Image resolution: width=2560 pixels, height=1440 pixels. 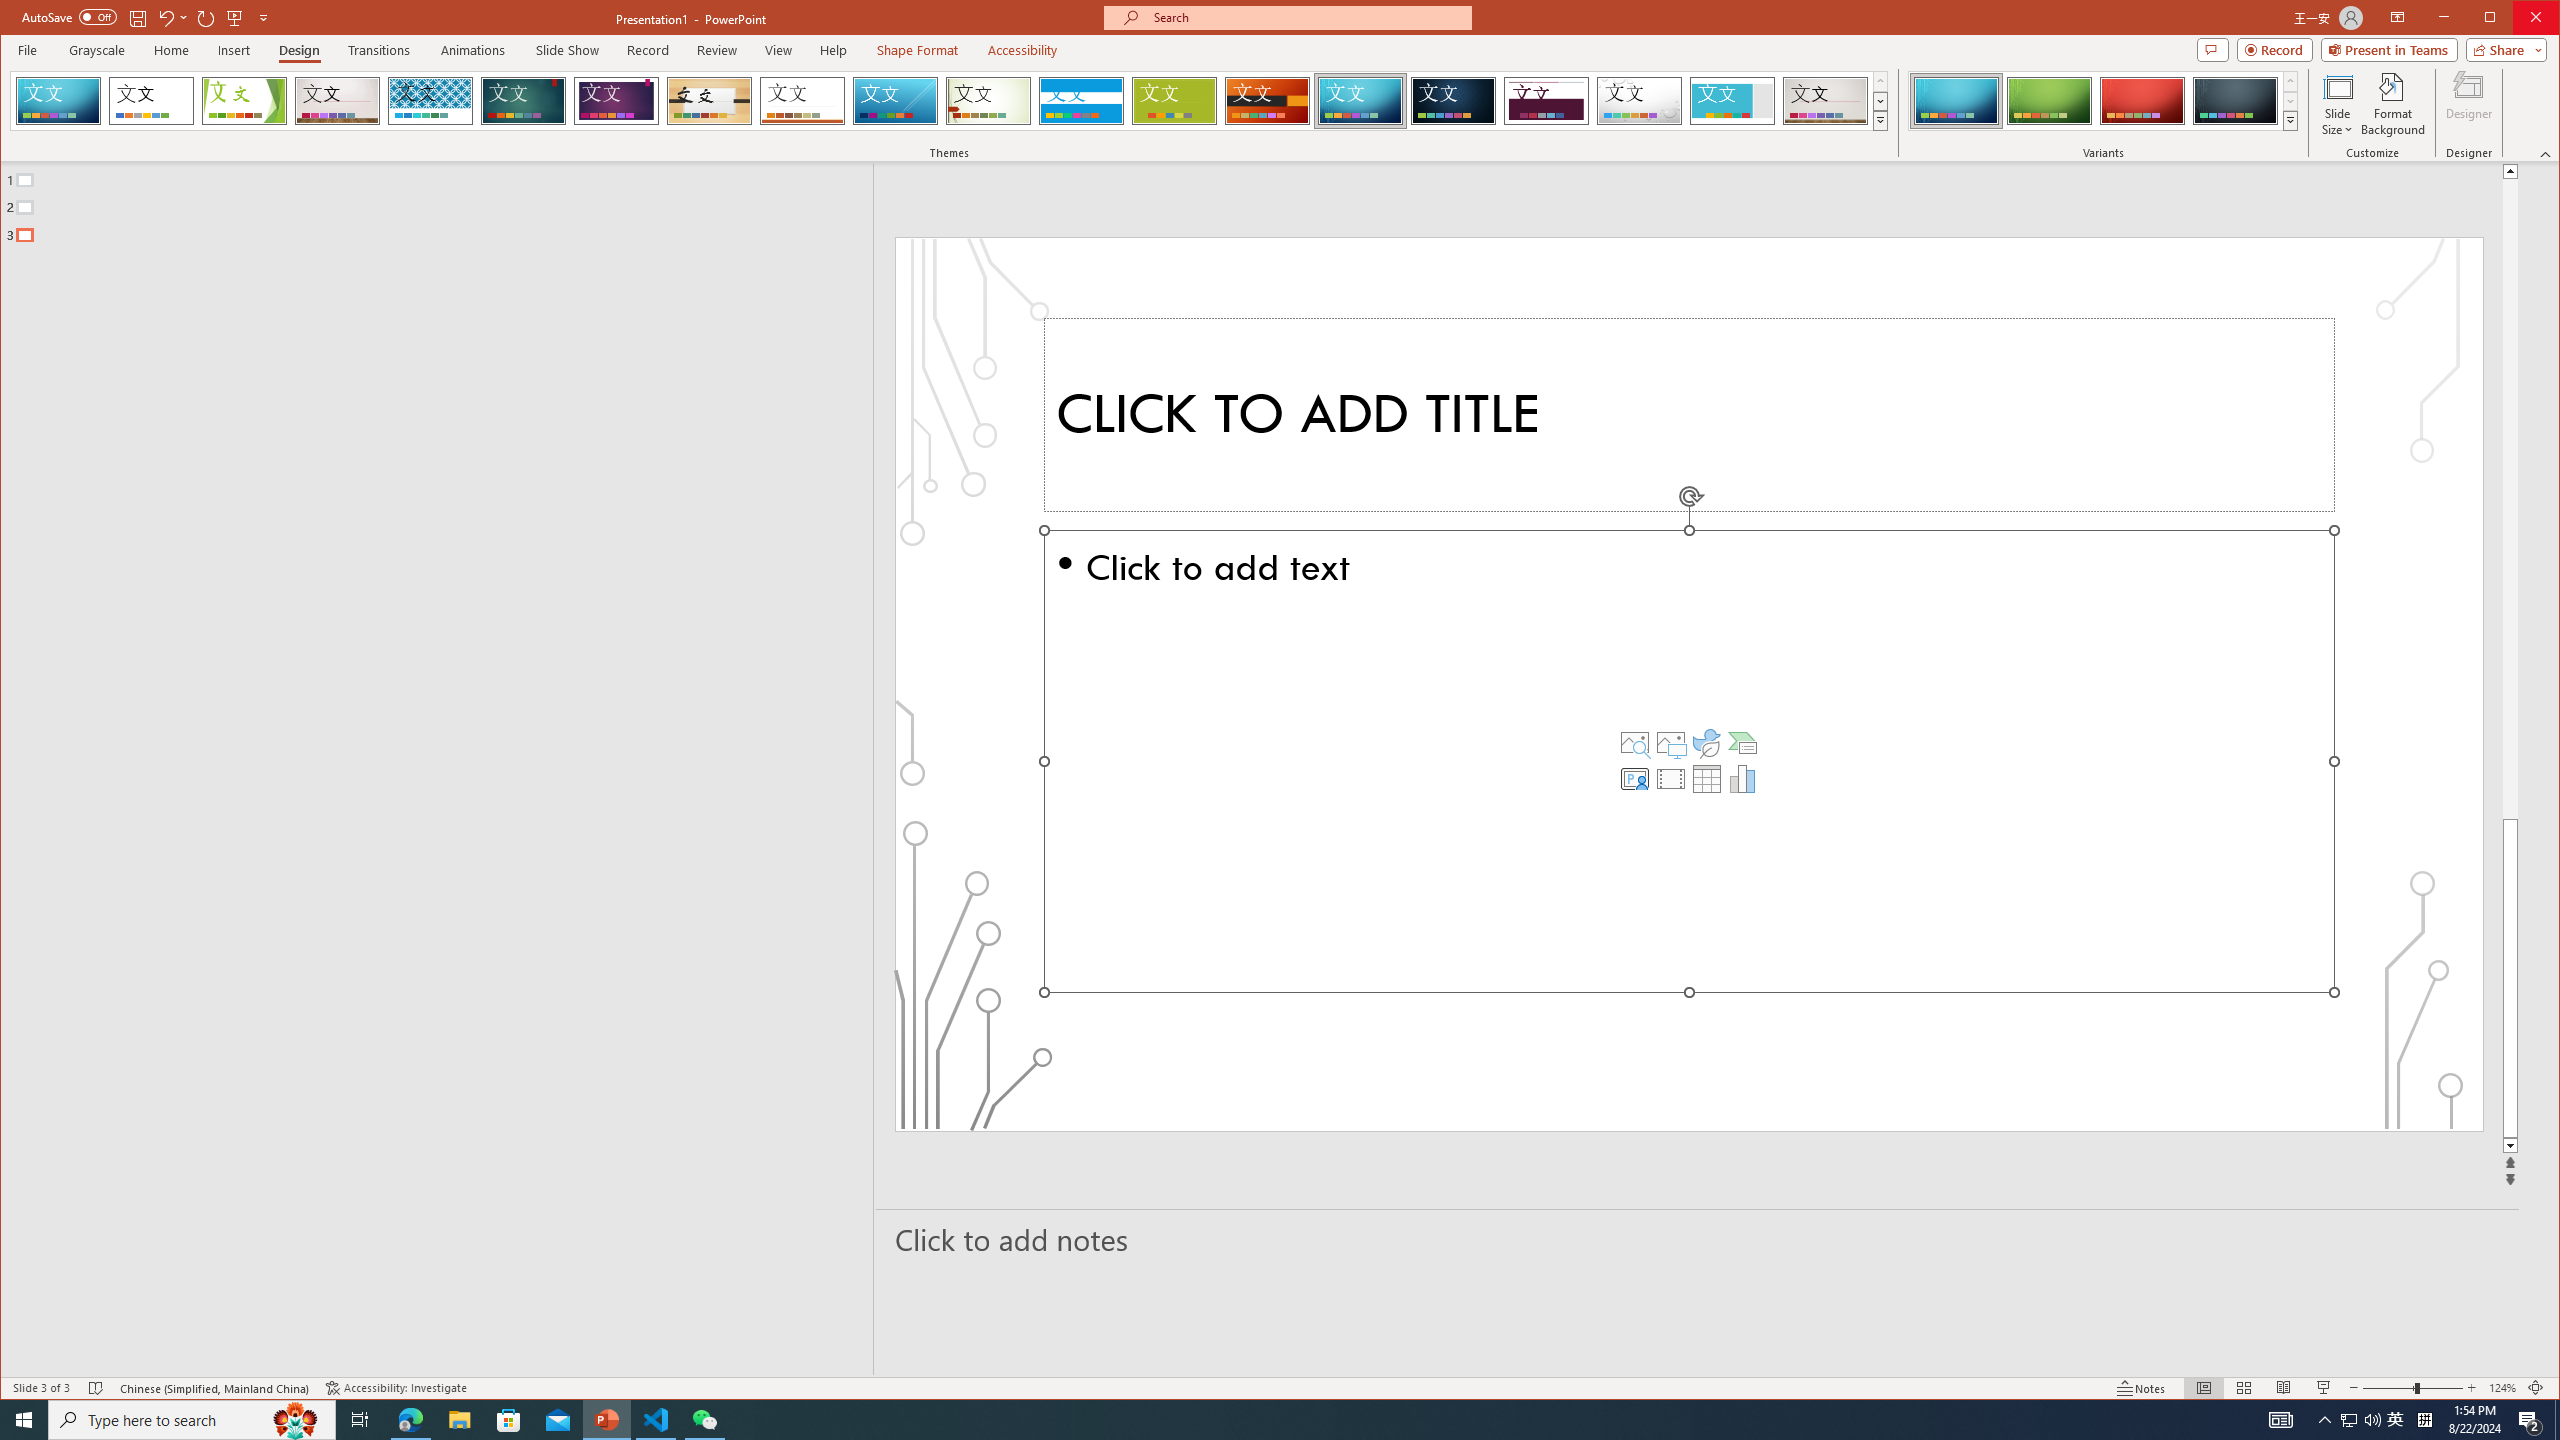 I want to click on 'Visual Studio Code - 1 running window', so click(x=656, y=1418).